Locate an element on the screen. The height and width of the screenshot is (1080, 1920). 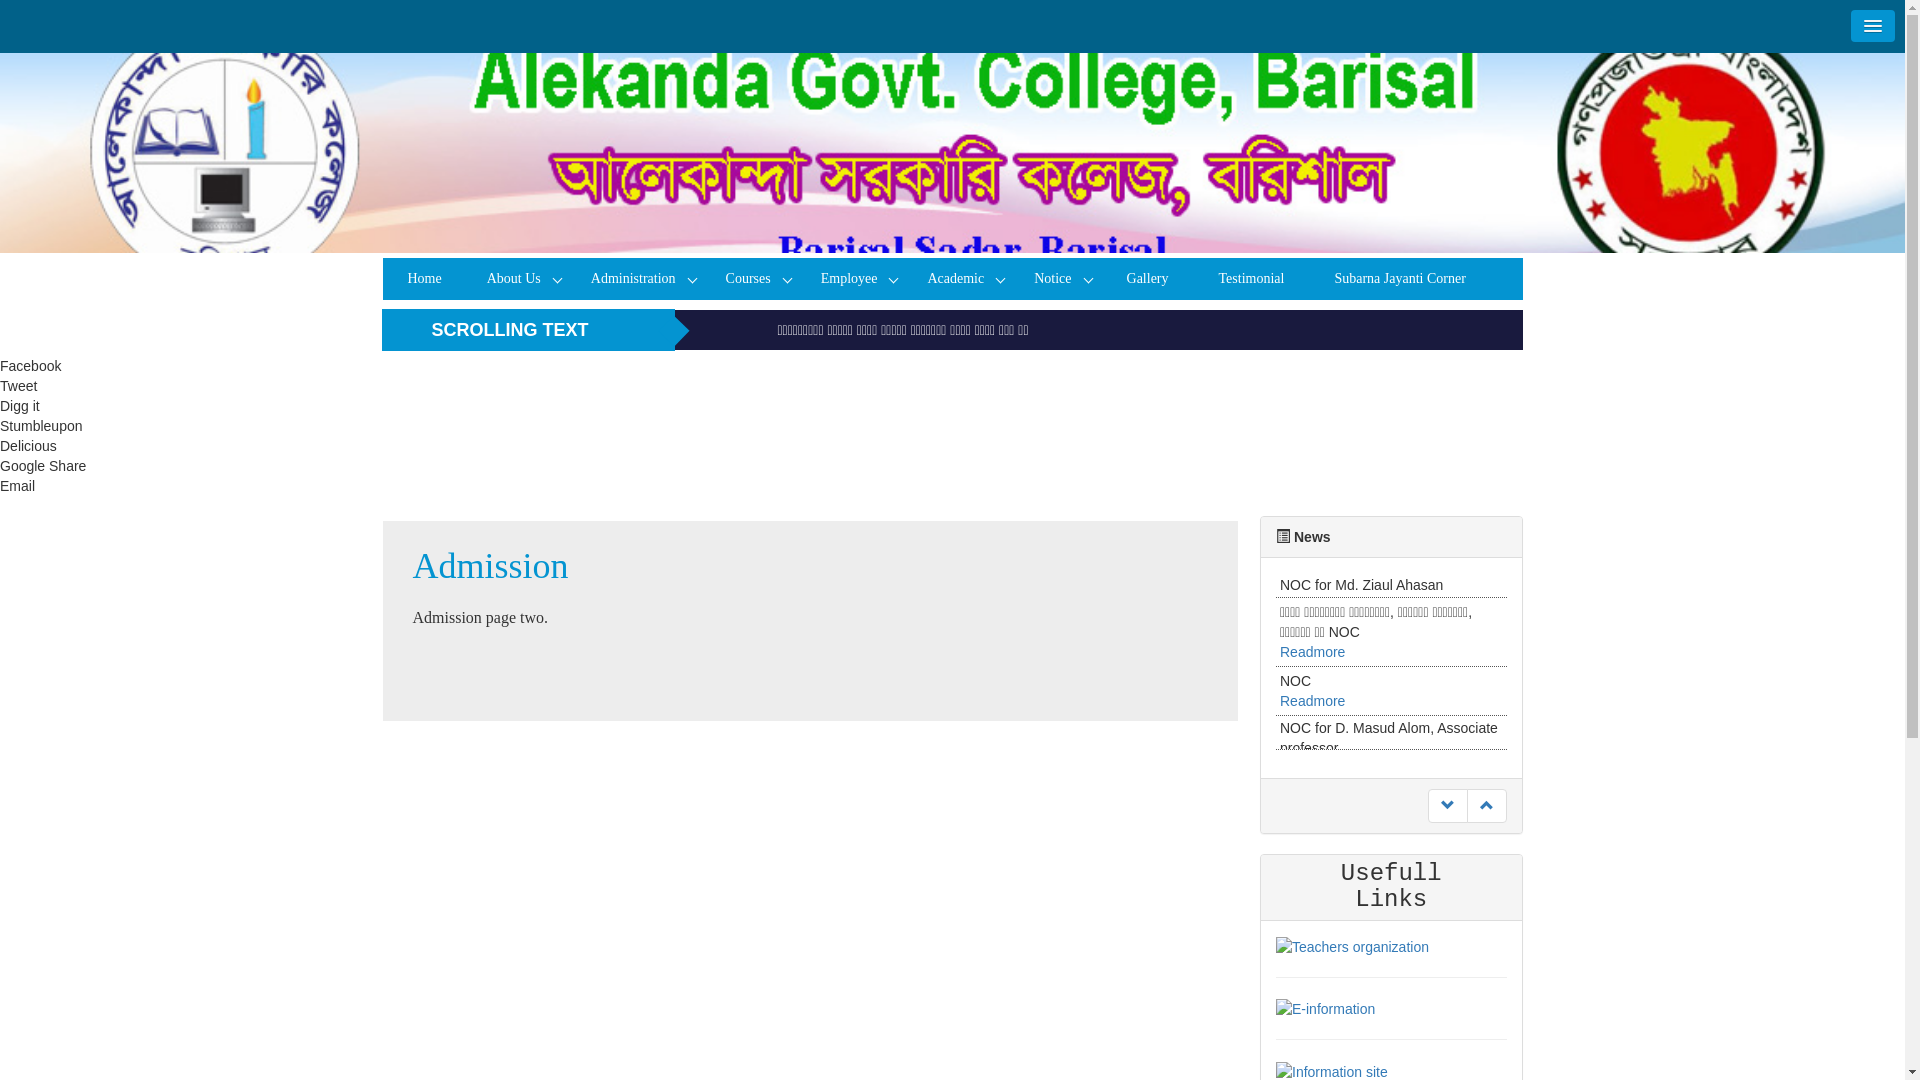
'Readmore' is located at coordinates (1312, 725).